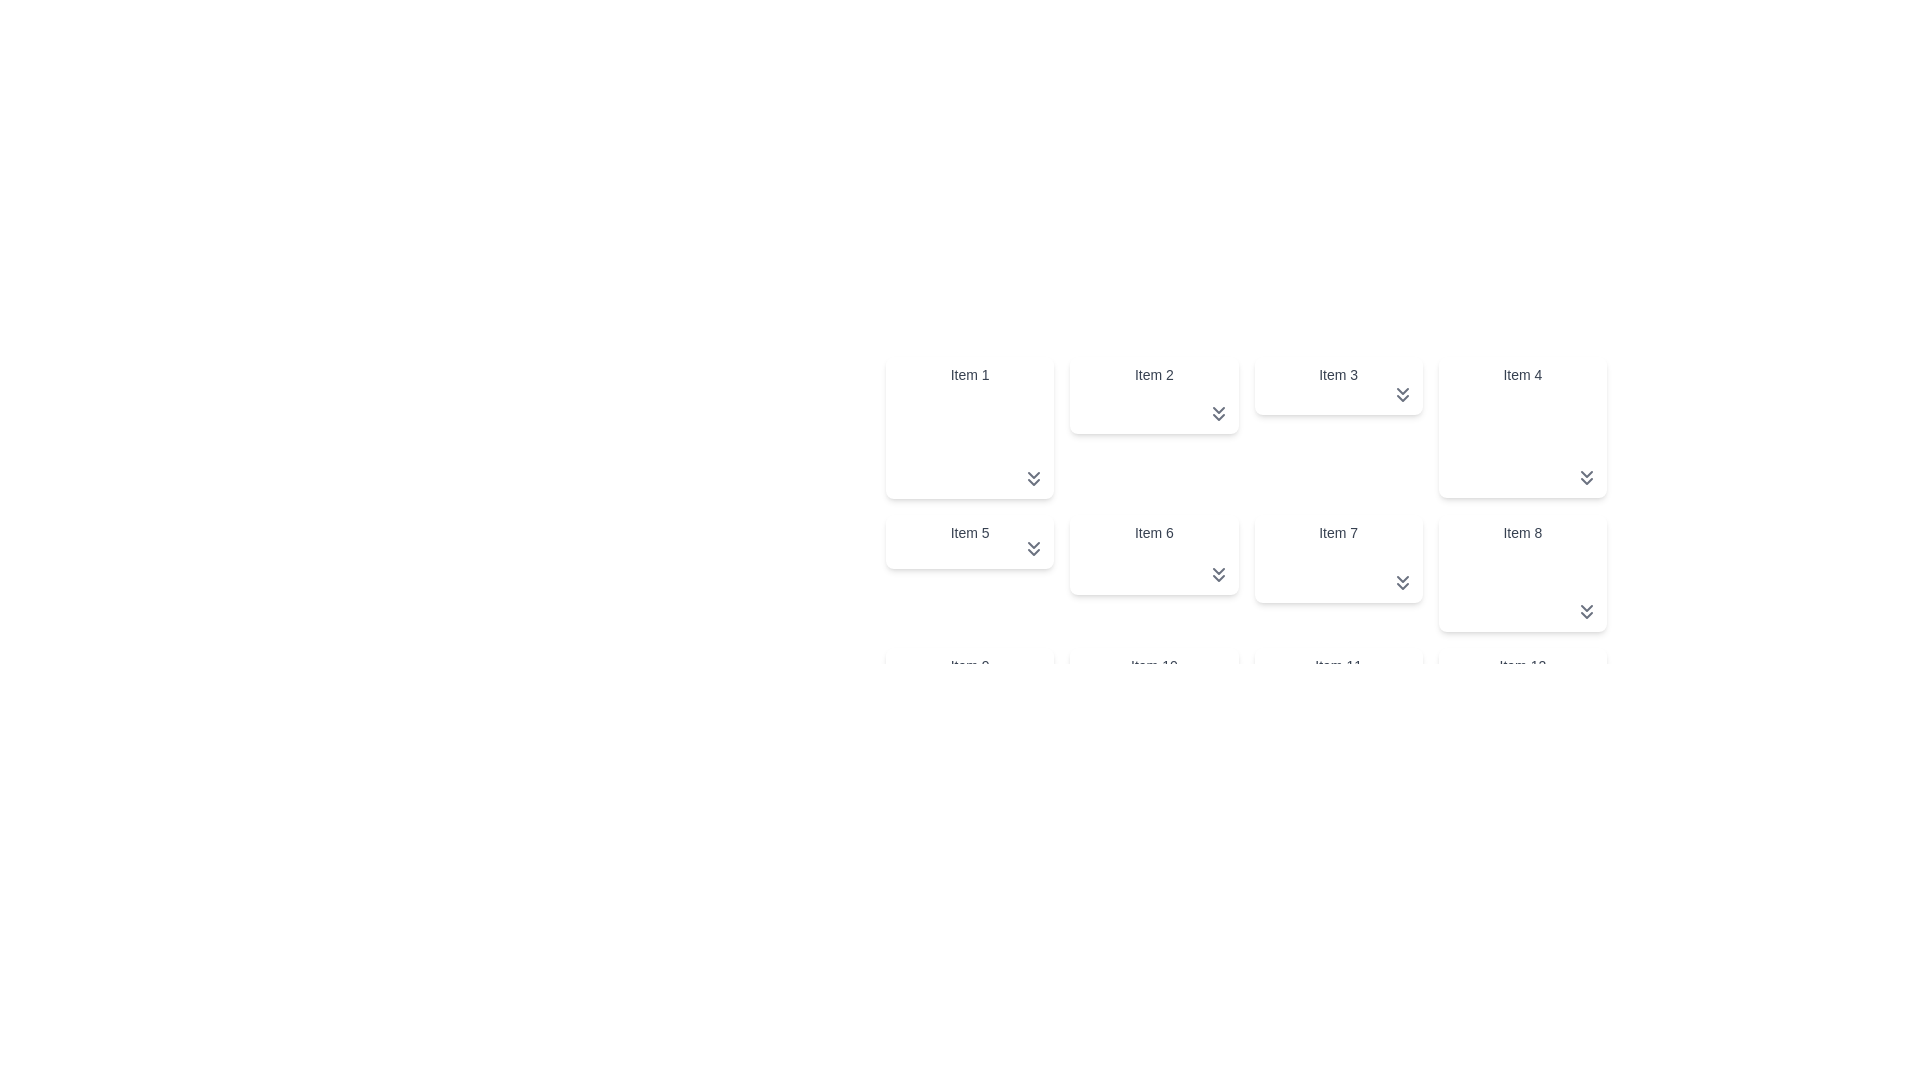 The height and width of the screenshot is (1080, 1920). Describe the element at coordinates (1034, 548) in the screenshot. I see `the double-chevron SVG icon located in the bottom-right corner of the 'Item 5' card` at that location.